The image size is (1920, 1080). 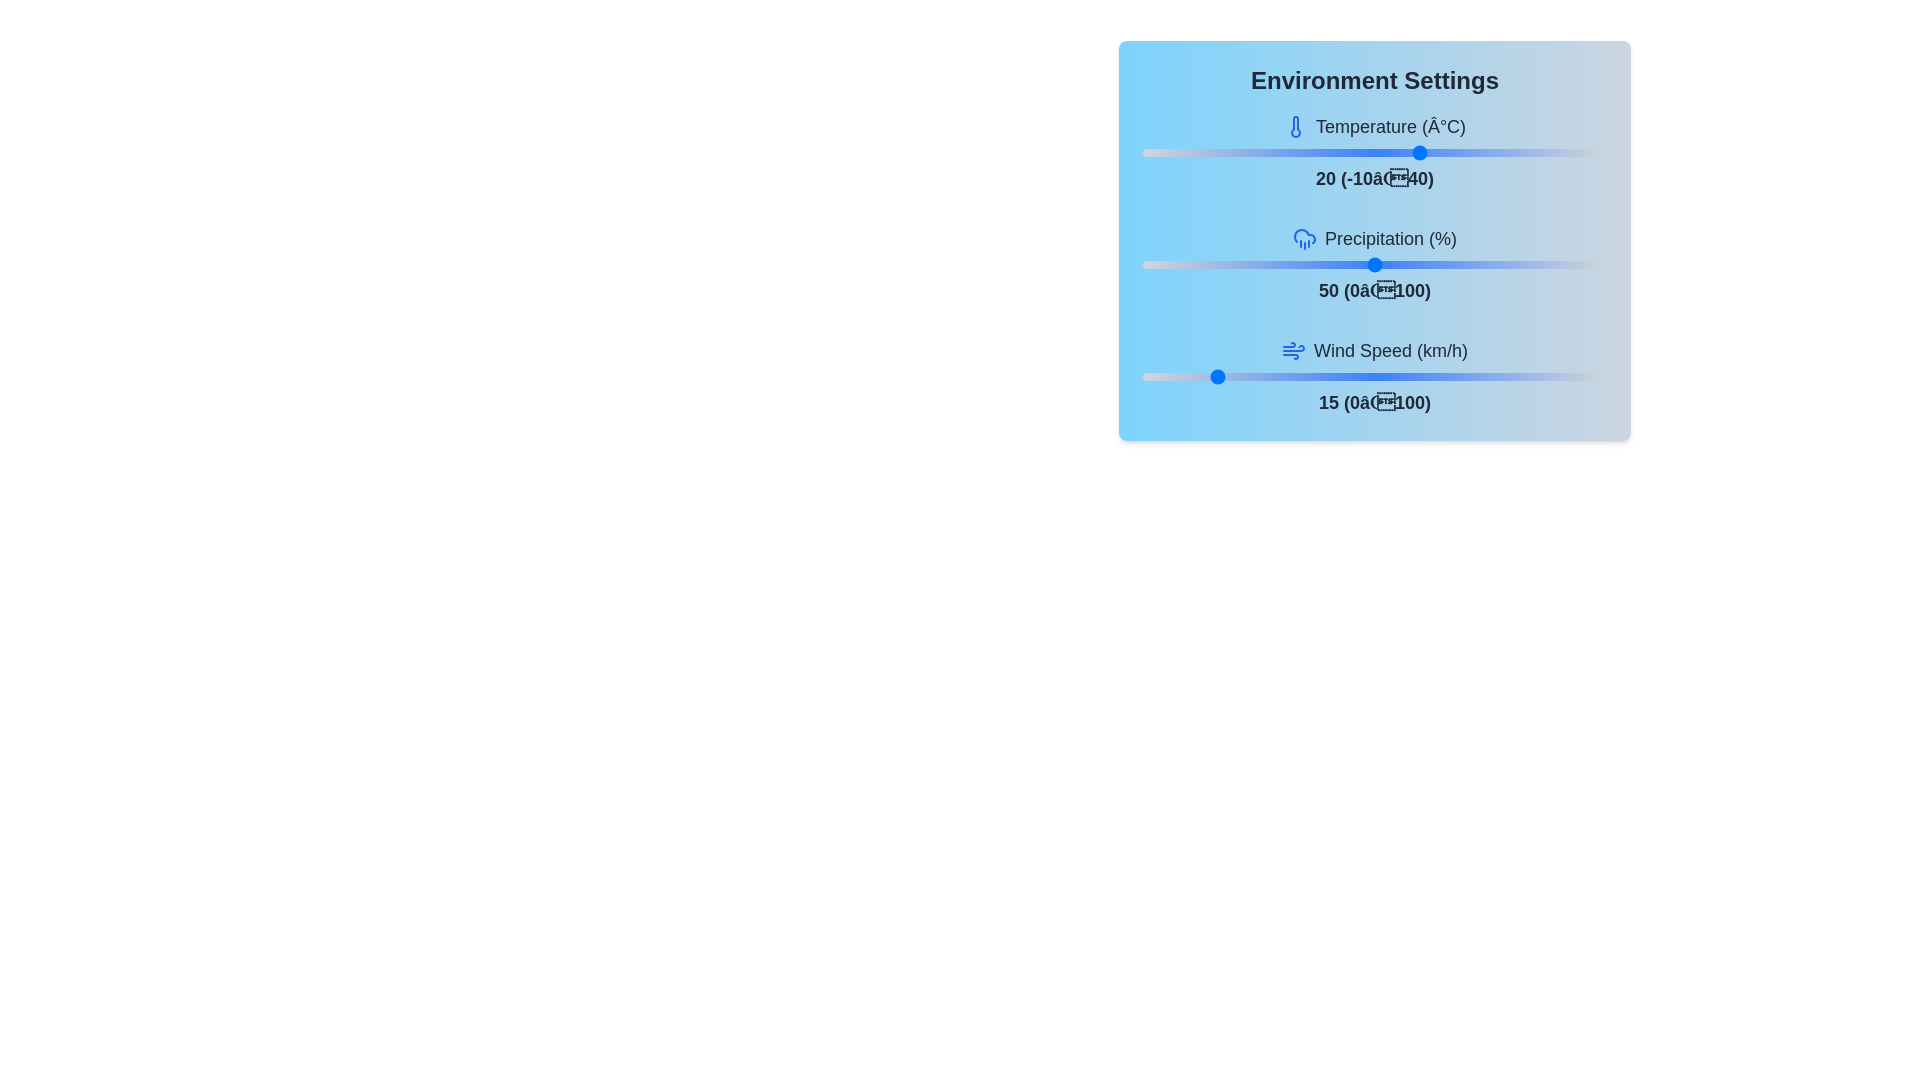 I want to click on the label 'Wind Speed (km/h)' which is styled with a medium gray font and has a blue wind icon, located in the third row of the environment settings panel, so click(x=1373, y=350).